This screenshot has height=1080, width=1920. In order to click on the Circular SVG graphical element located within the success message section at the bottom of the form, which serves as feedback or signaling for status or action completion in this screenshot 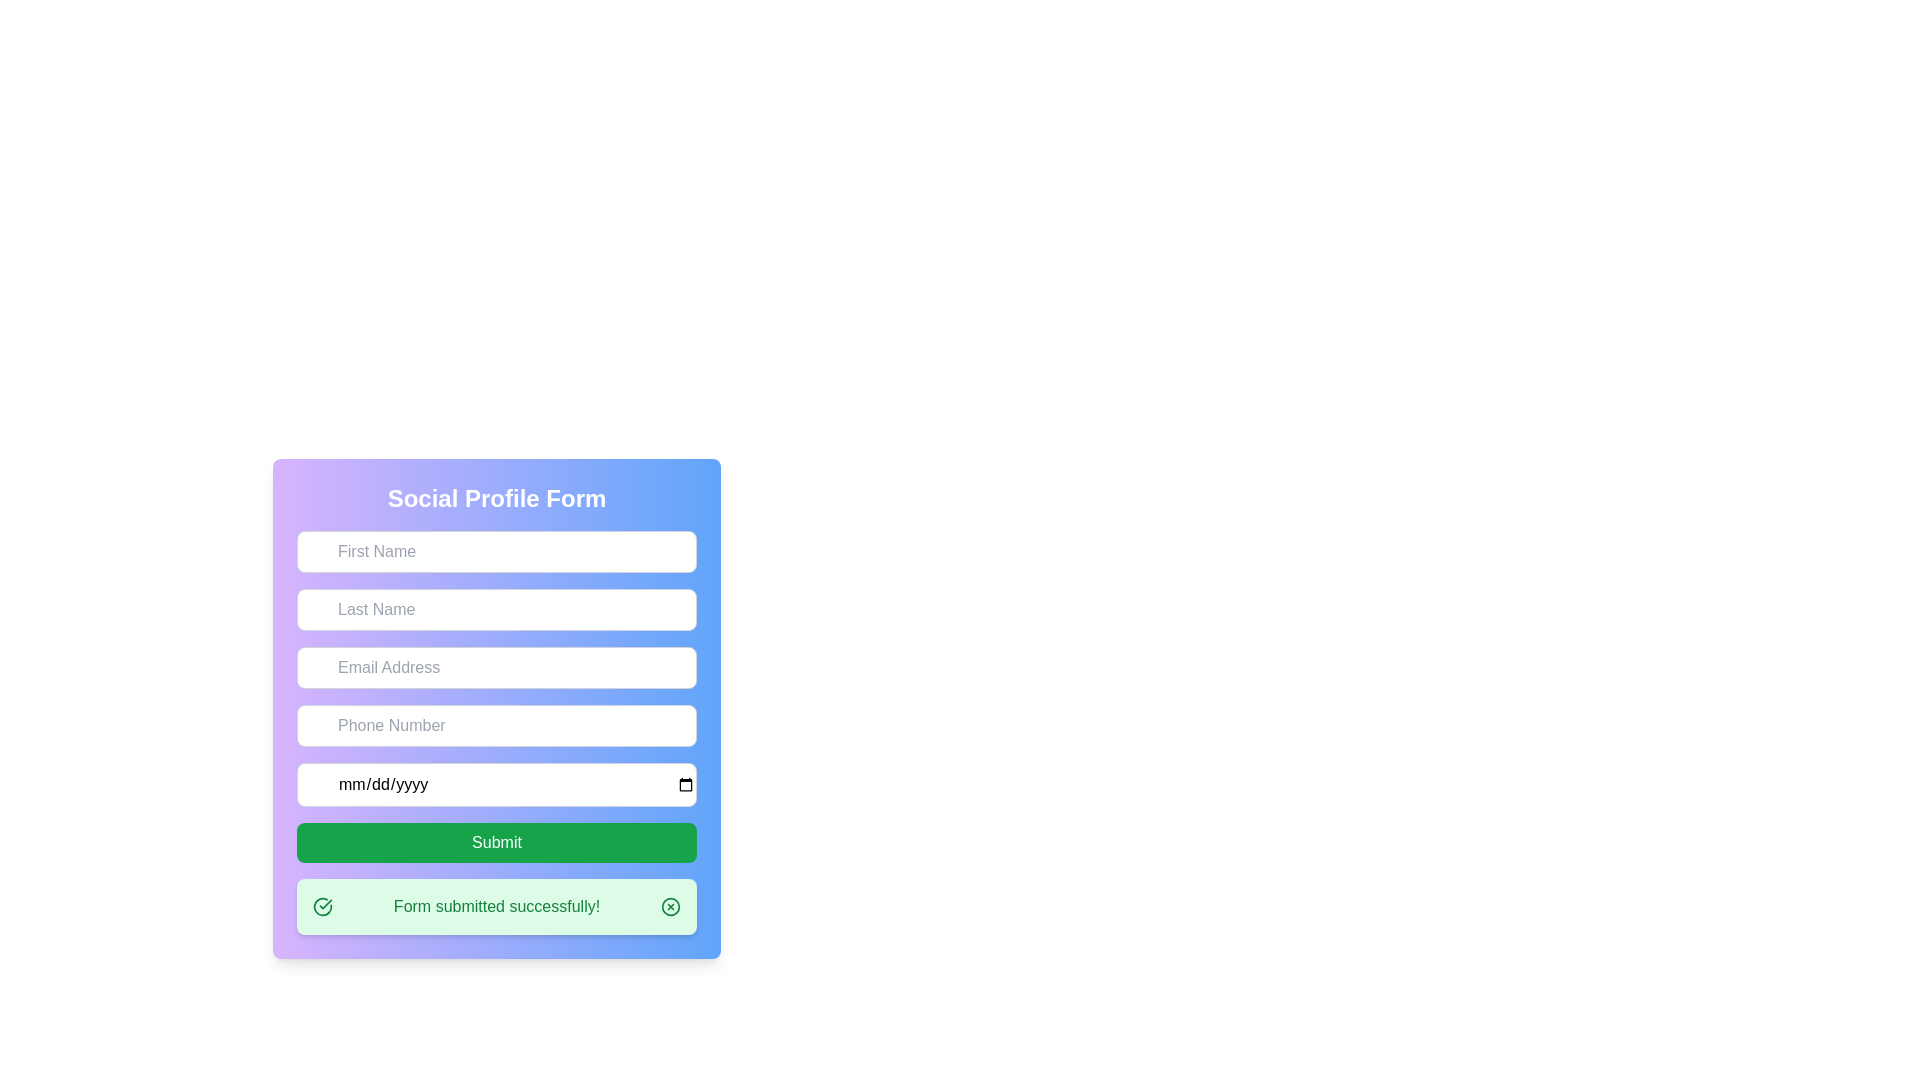, I will do `click(671, 906)`.